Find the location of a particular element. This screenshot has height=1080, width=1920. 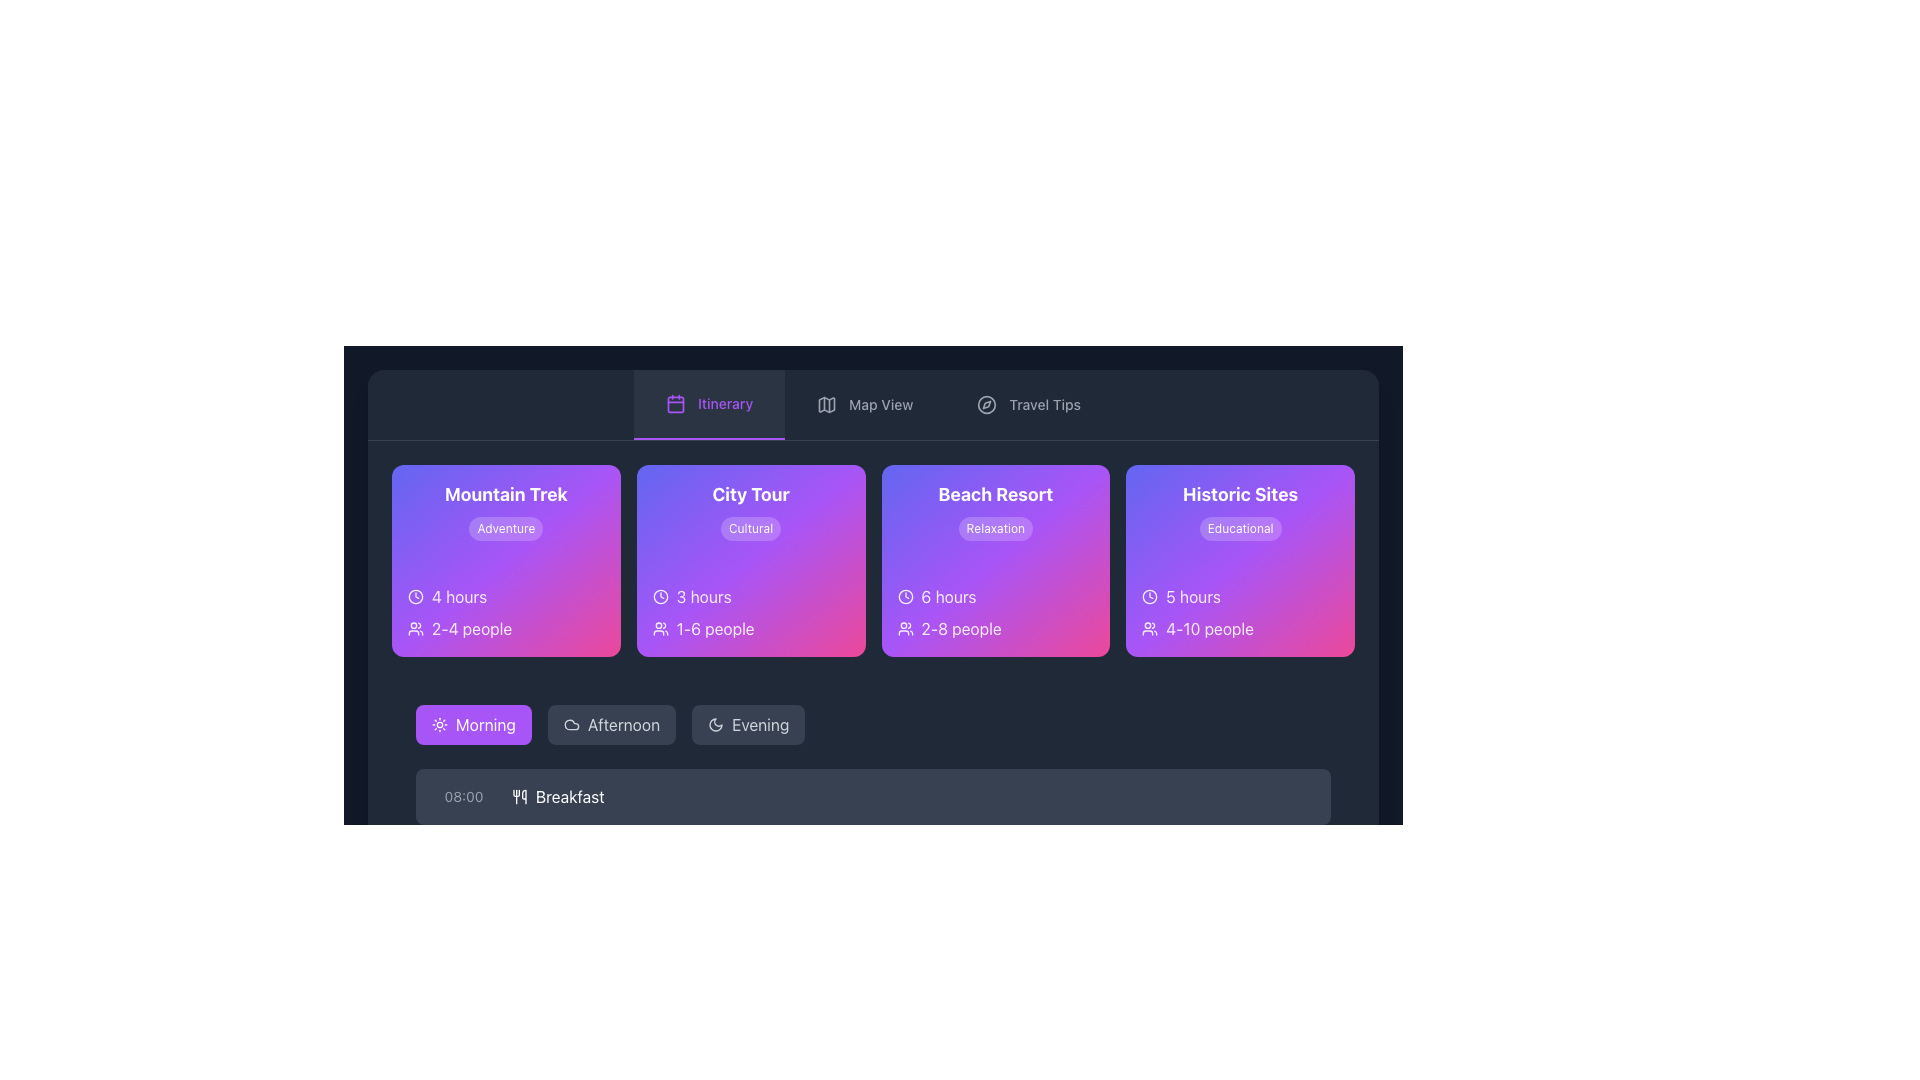

the text label indicating 'Historic Sites' at the top center of the fourth card labeled with 'Educational' is located at coordinates (1239, 494).